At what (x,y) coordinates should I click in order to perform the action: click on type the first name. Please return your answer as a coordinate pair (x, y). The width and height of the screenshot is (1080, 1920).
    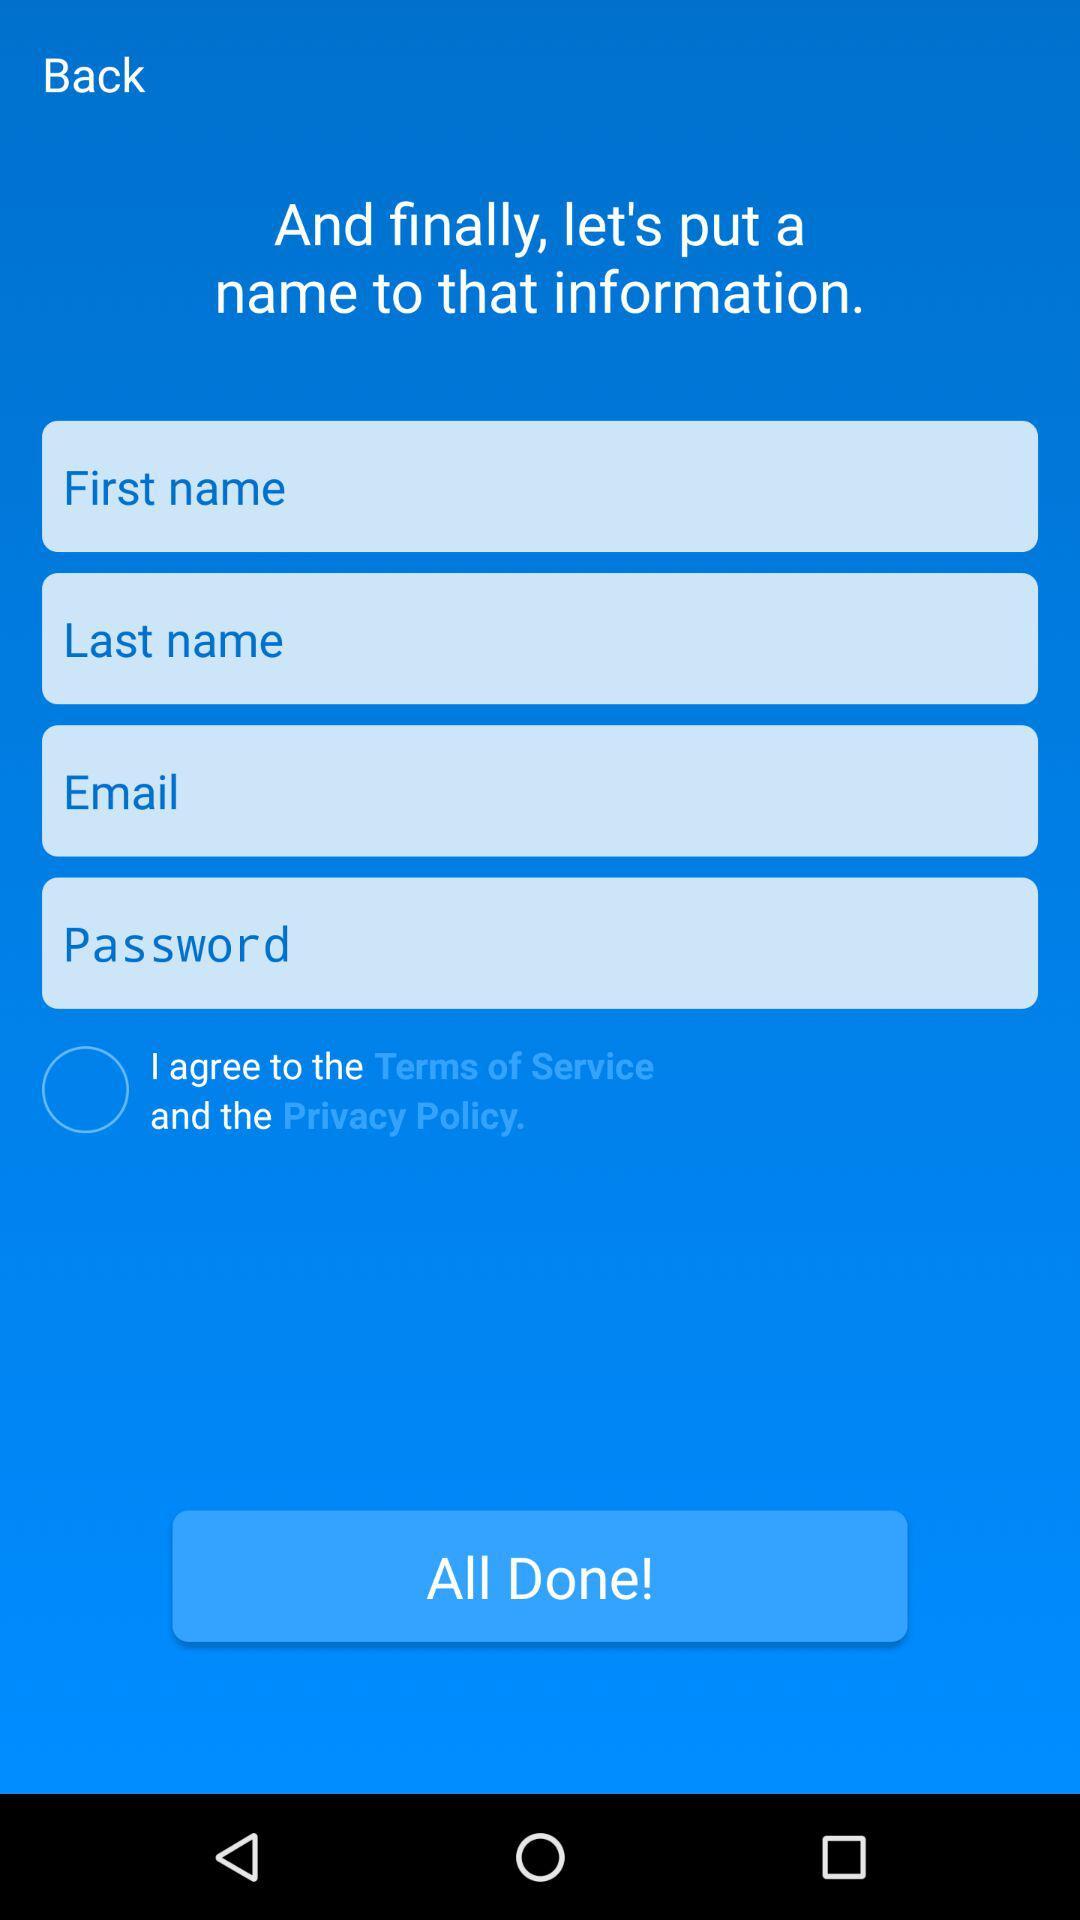
    Looking at the image, I should click on (540, 486).